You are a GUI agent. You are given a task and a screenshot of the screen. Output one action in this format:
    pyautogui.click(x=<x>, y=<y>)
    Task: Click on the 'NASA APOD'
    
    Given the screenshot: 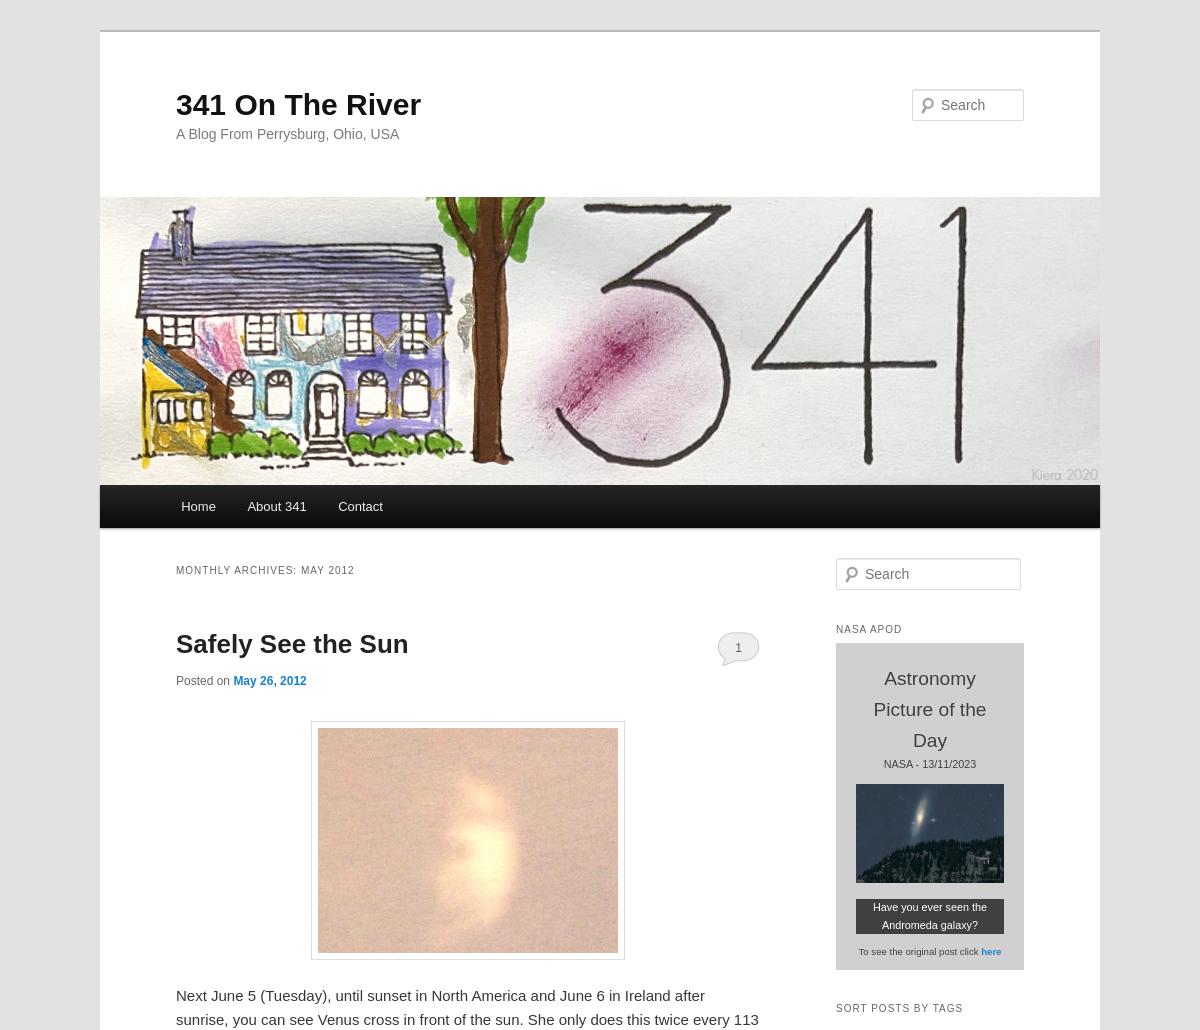 What is the action you would take?
    pyautogui.click(x=868, y=627)
    